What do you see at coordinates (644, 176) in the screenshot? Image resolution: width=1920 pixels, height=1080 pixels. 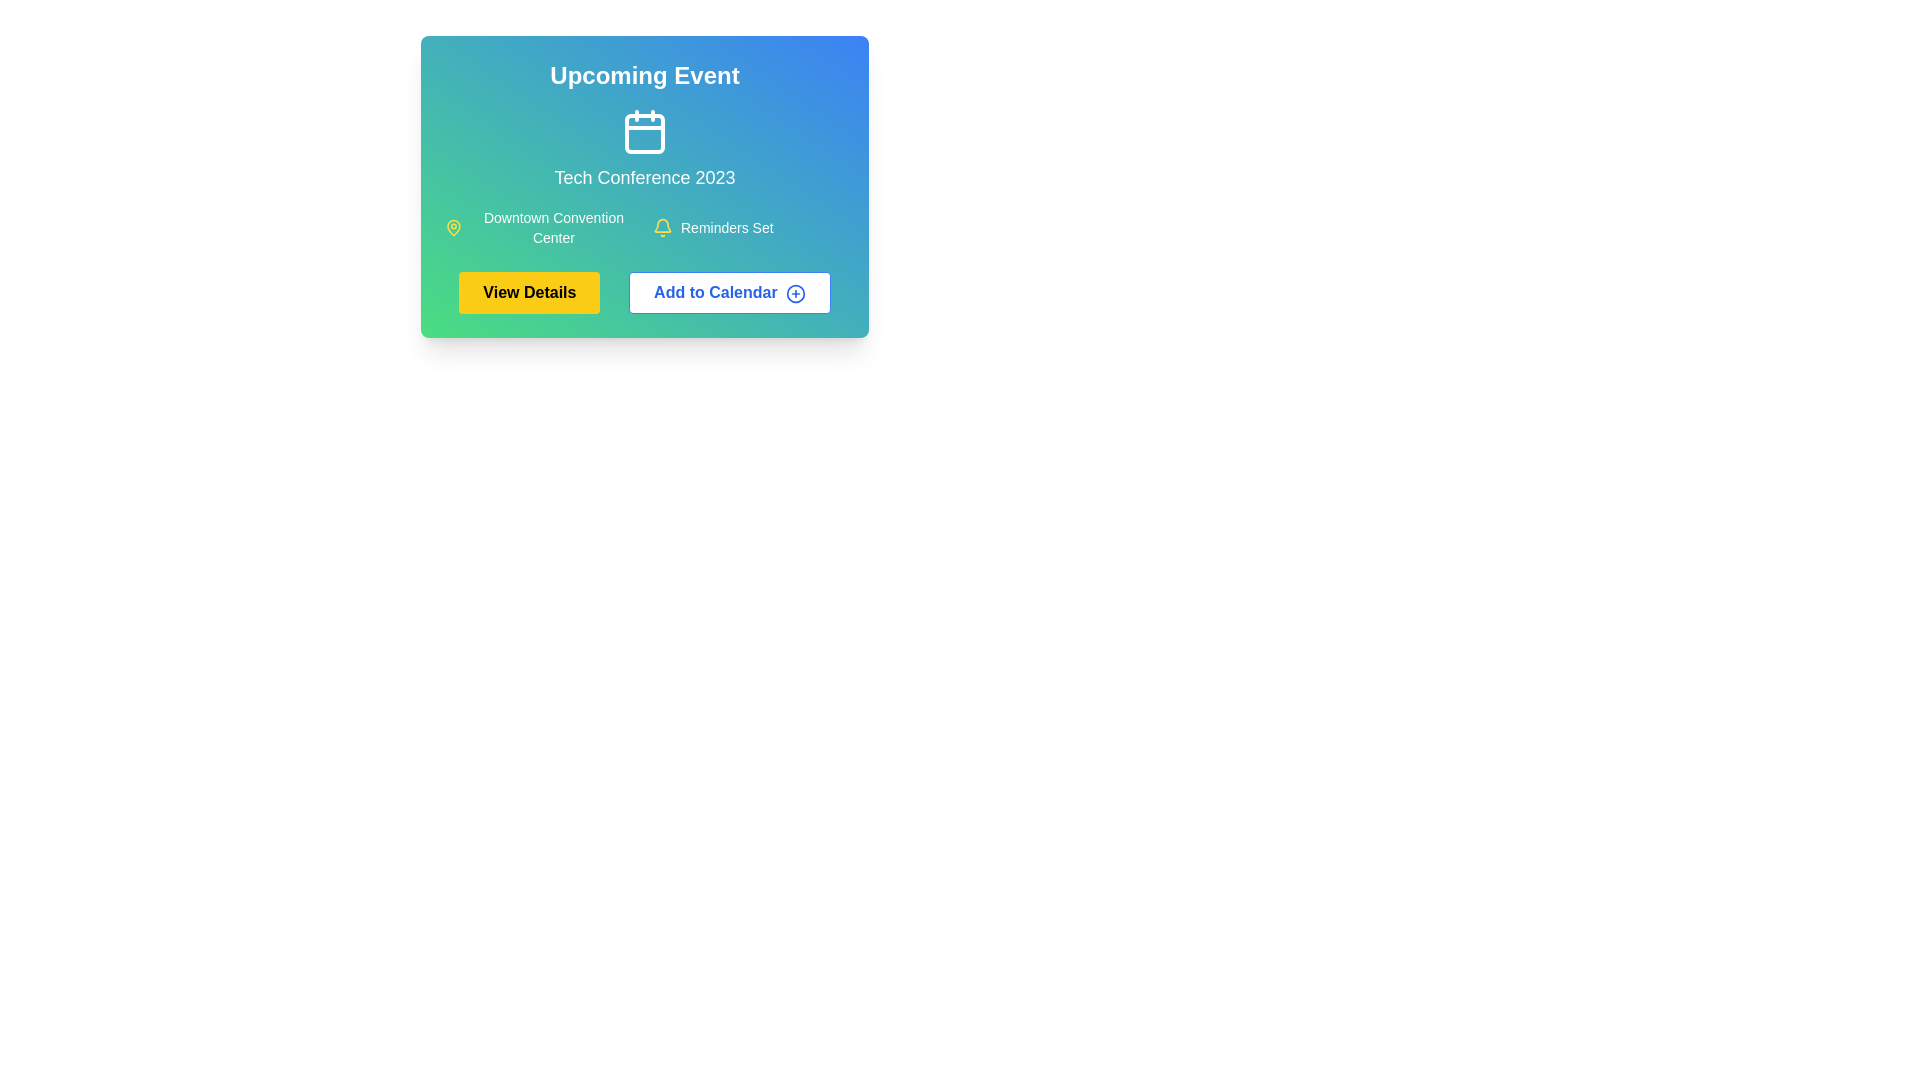 I see `the text label displaying 'Tech Conference 2023', which is positioned centrally below a calendar icon and above the buttons 'View Details' and 'Add to Calendar'` at bounding box center [644, 176].